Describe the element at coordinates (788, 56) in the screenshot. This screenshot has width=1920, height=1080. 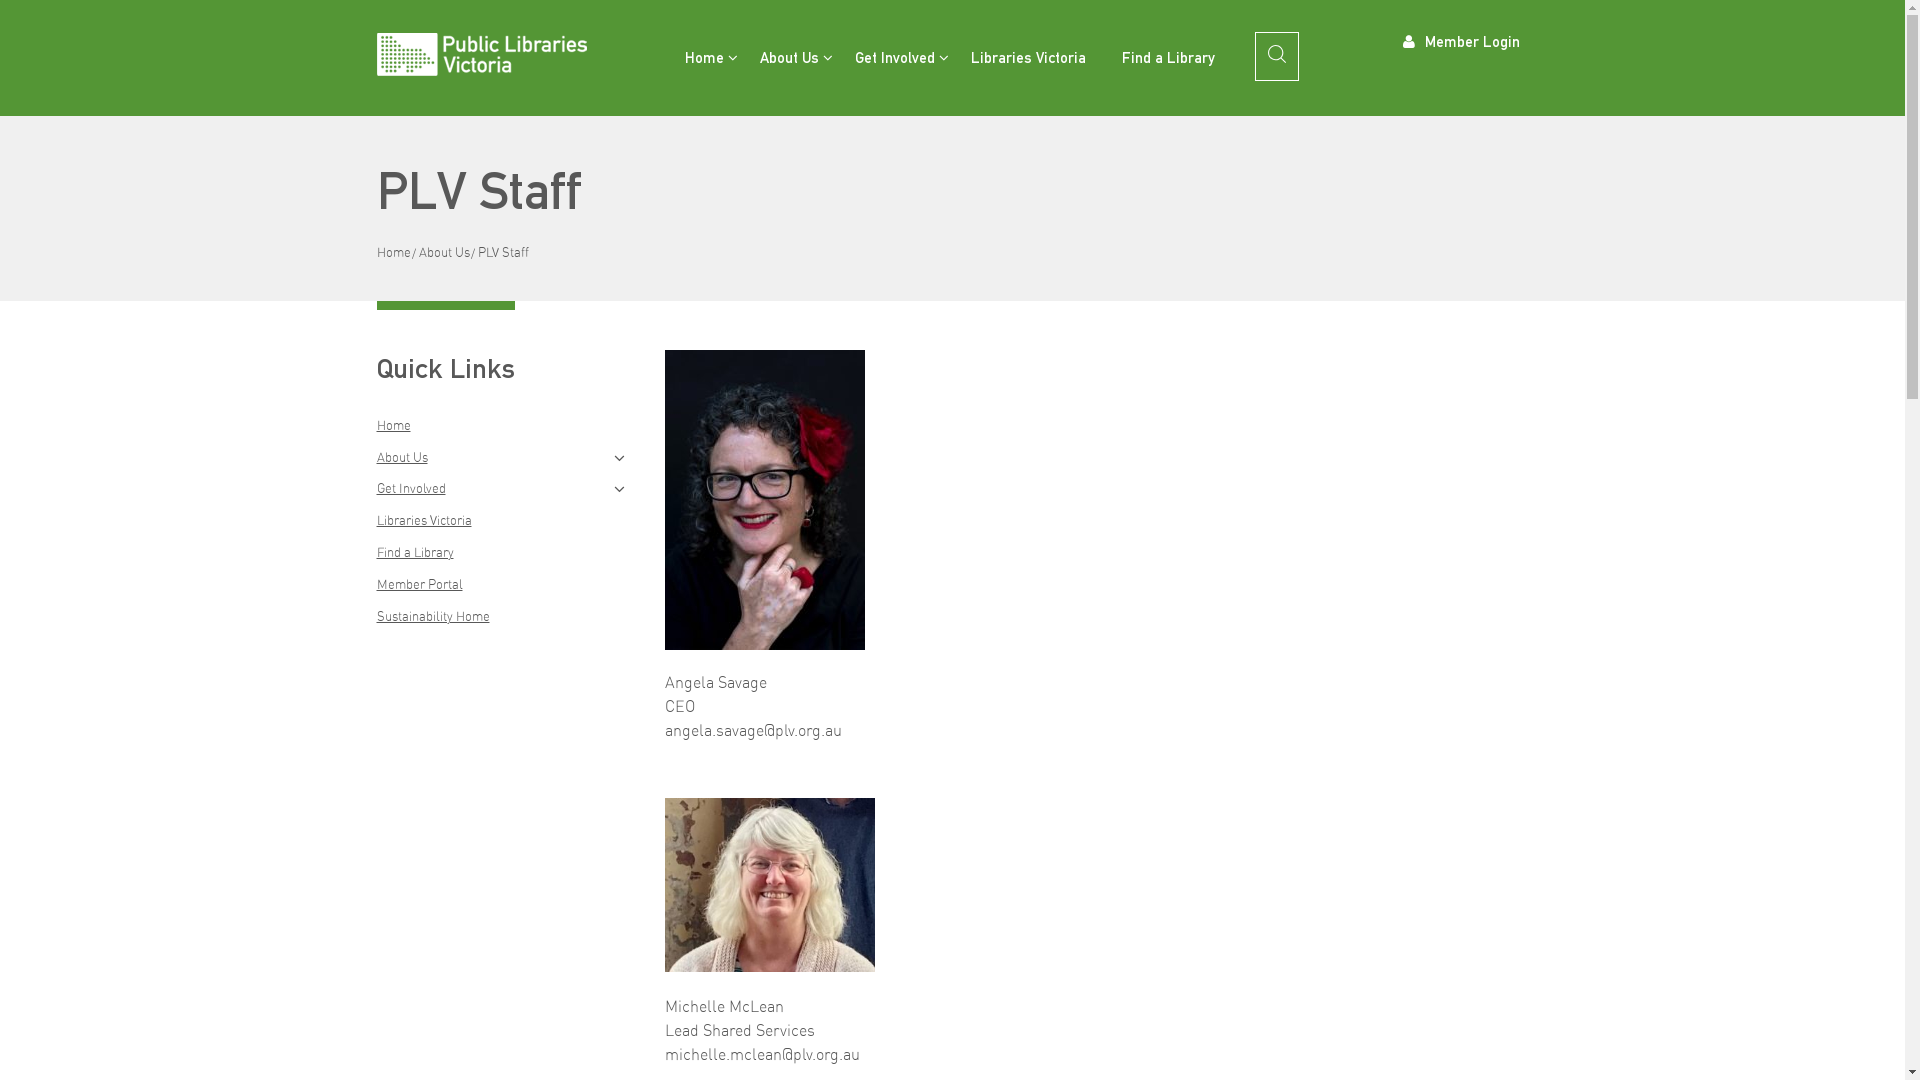
I see `'About Us'` at that location.